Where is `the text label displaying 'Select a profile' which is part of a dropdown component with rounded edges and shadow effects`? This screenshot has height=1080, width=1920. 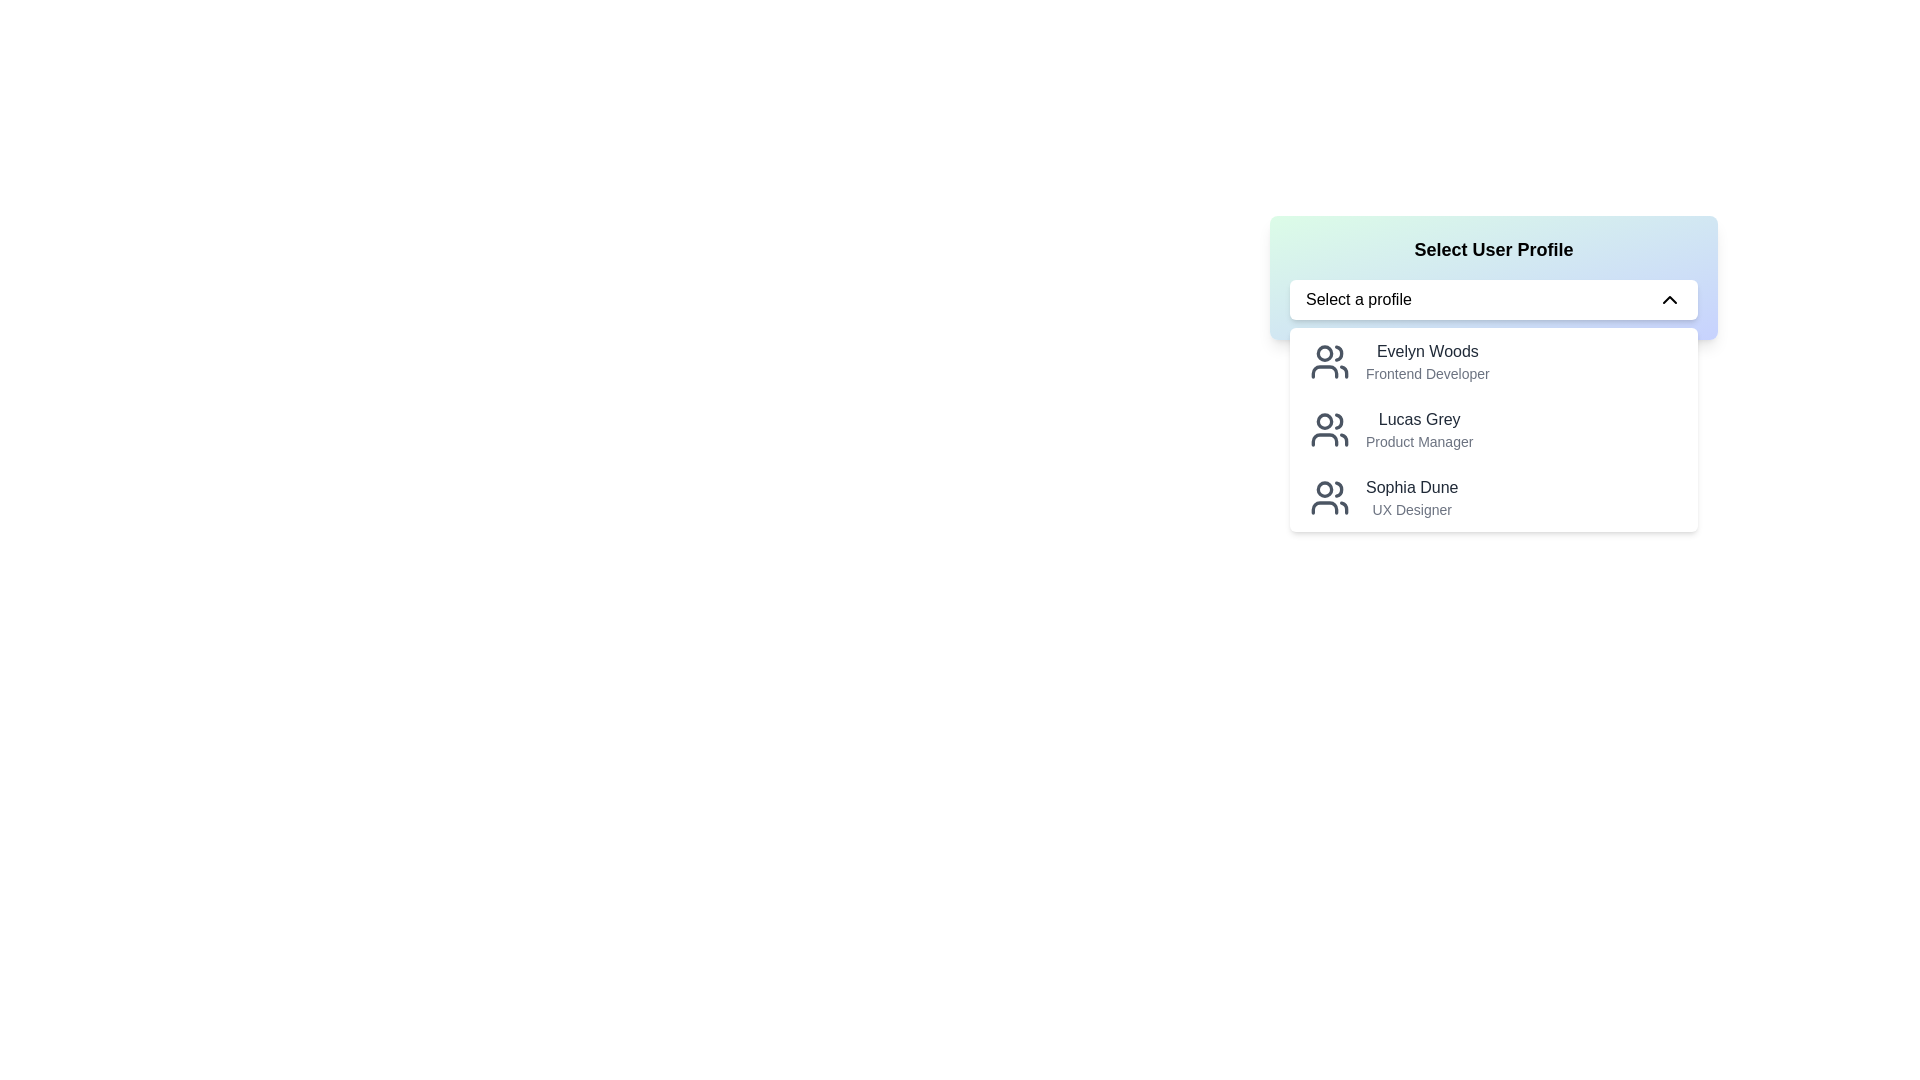
the text label displaying 'Select a profile' which is part of a dropdown component with rounded edges and shadow effects is located at coordinates (1358, 300).